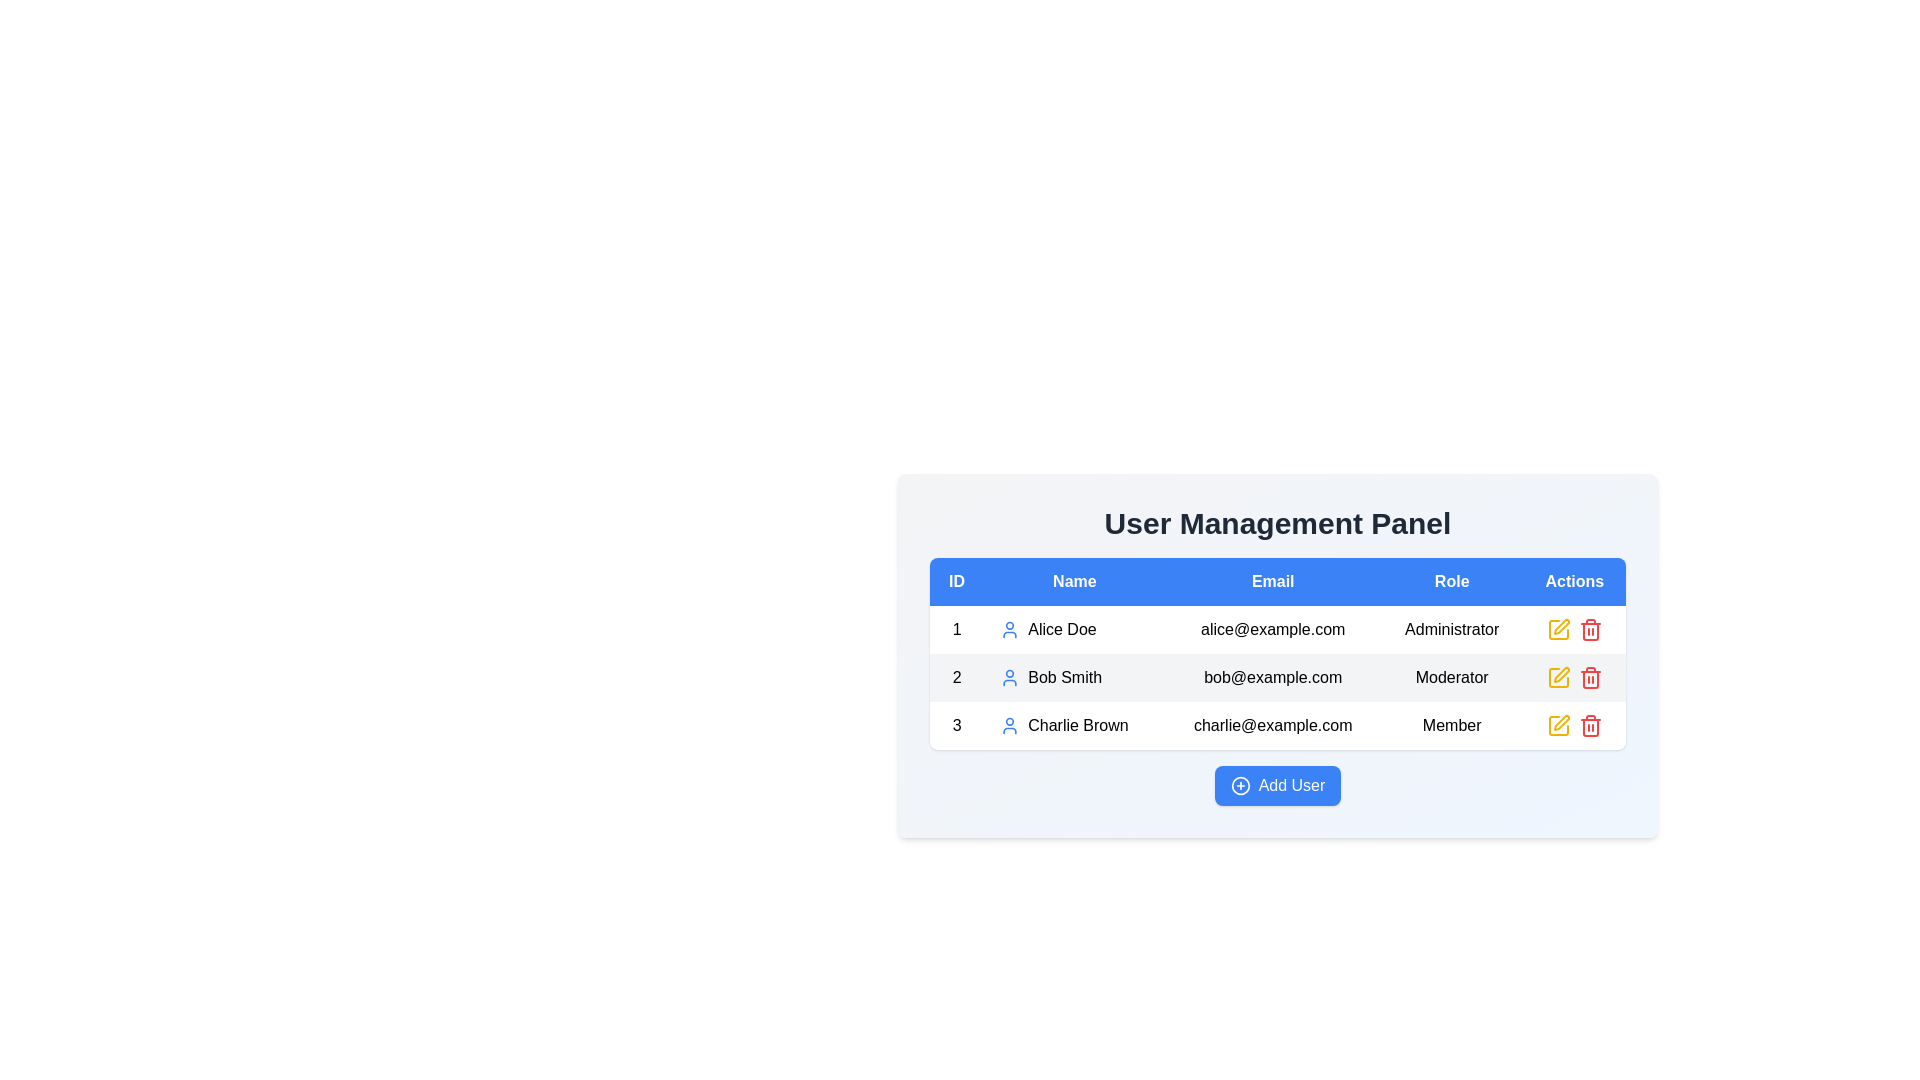 This screenshot has height=1080, width=1920. I want to click on the Plain text element that indicates the ID of the user record in the first column of the third row of the table, so click(956, 725).